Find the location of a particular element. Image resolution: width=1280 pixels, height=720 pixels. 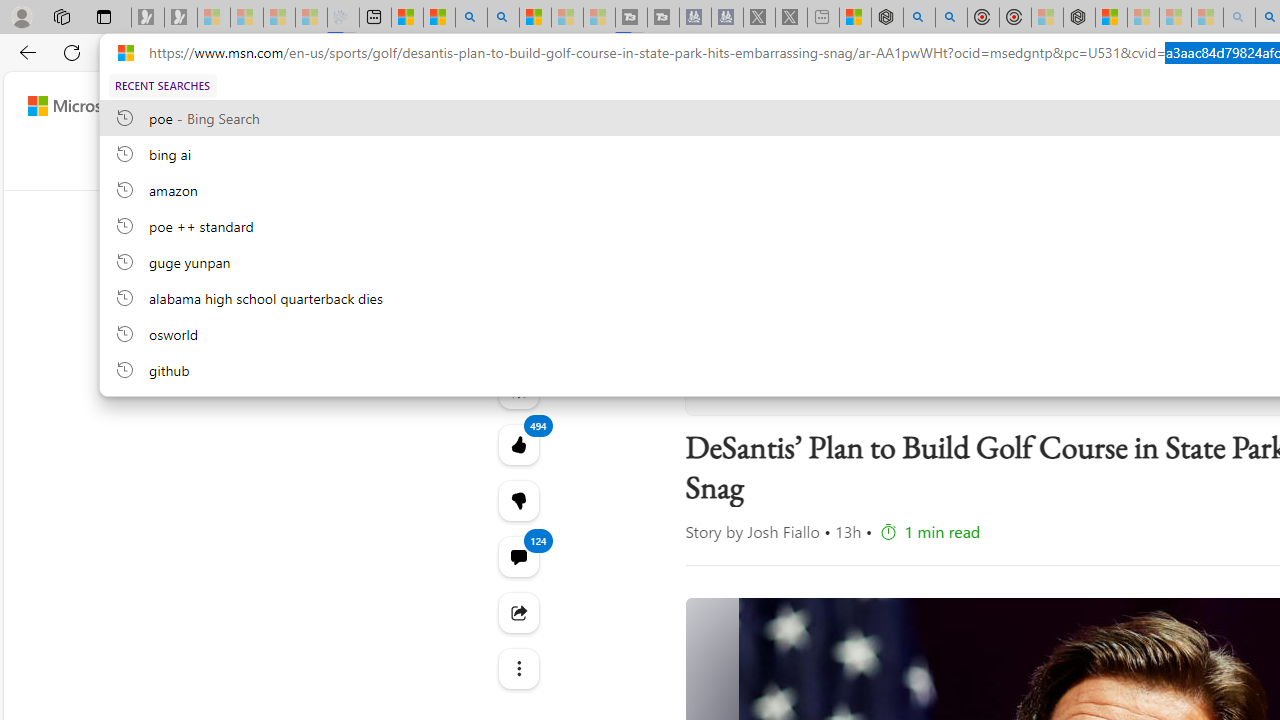

'New tab - Sleeping' is located at coordinates (823, 17).